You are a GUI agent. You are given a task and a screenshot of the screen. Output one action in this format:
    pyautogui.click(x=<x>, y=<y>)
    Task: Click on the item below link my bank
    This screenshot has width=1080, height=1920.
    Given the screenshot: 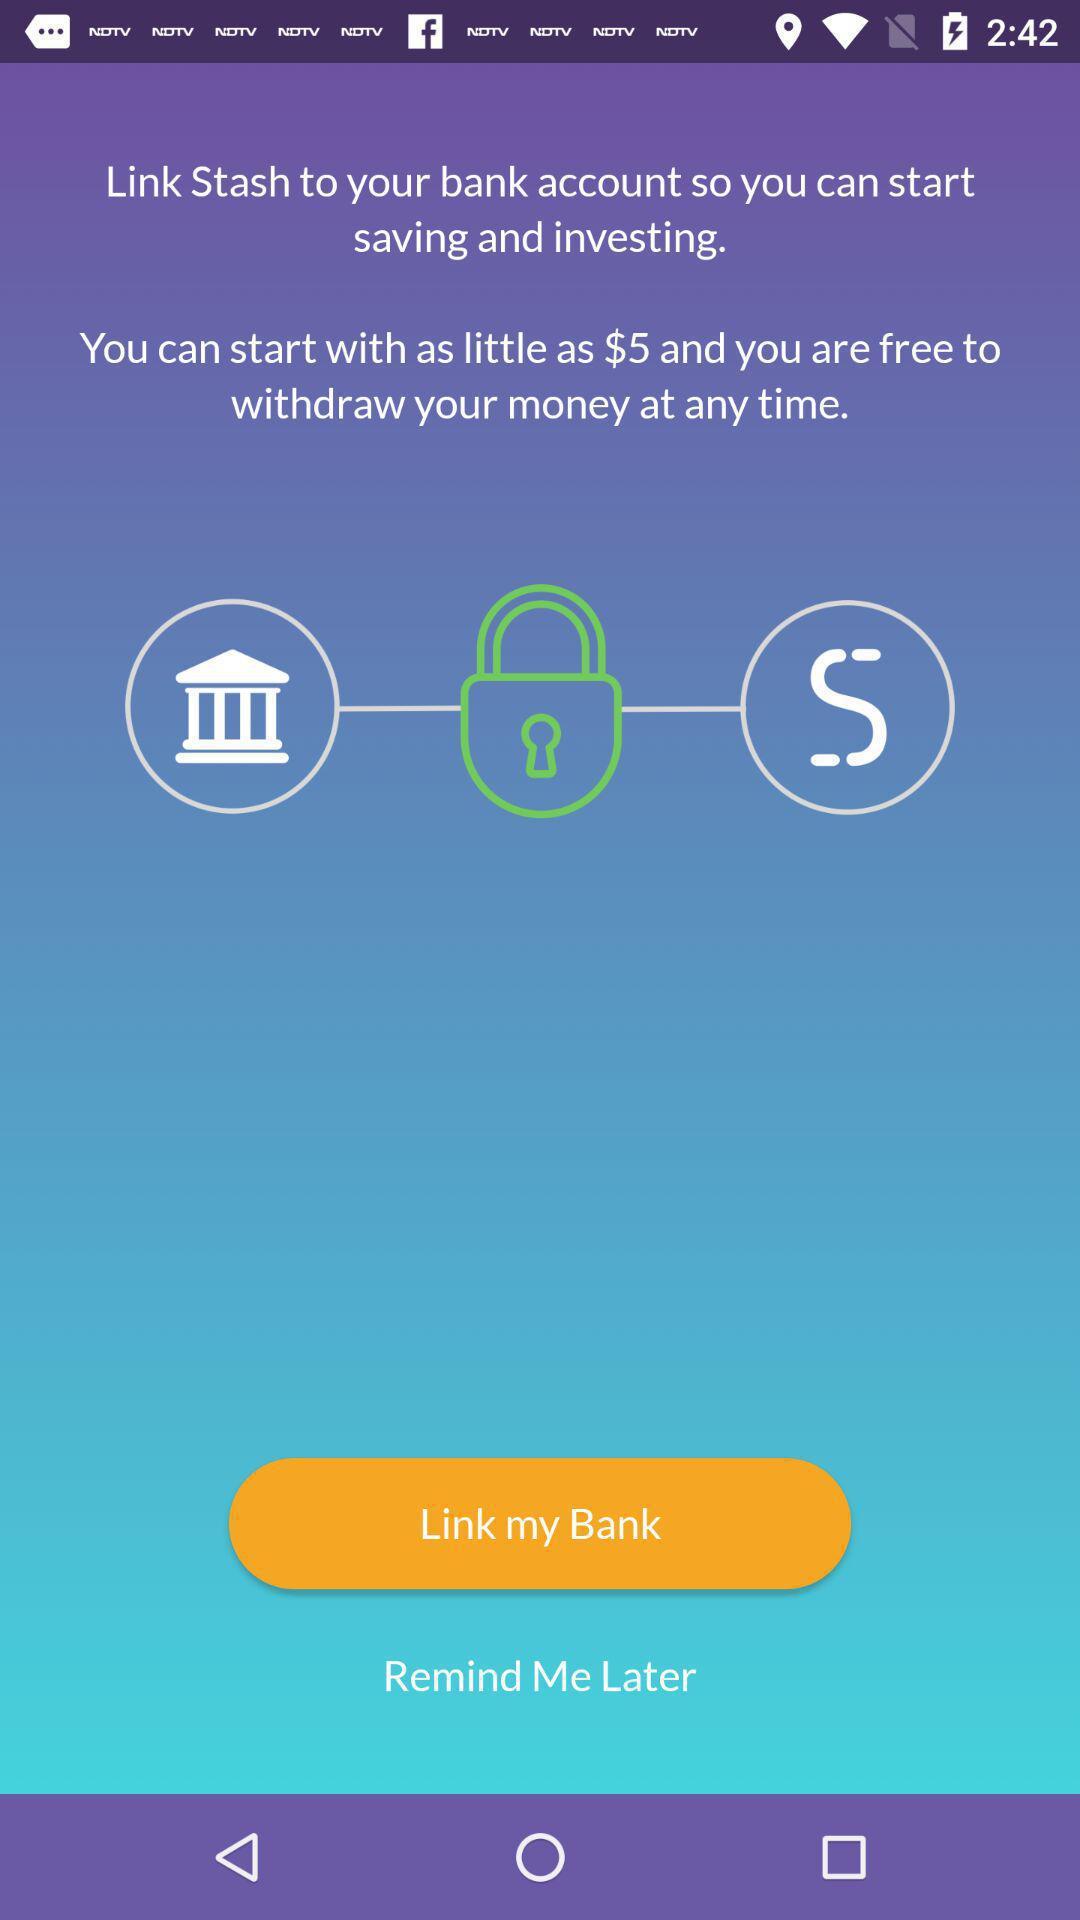 What is the action you would take?
    pyautogui.click(x=540, y=1675)
    